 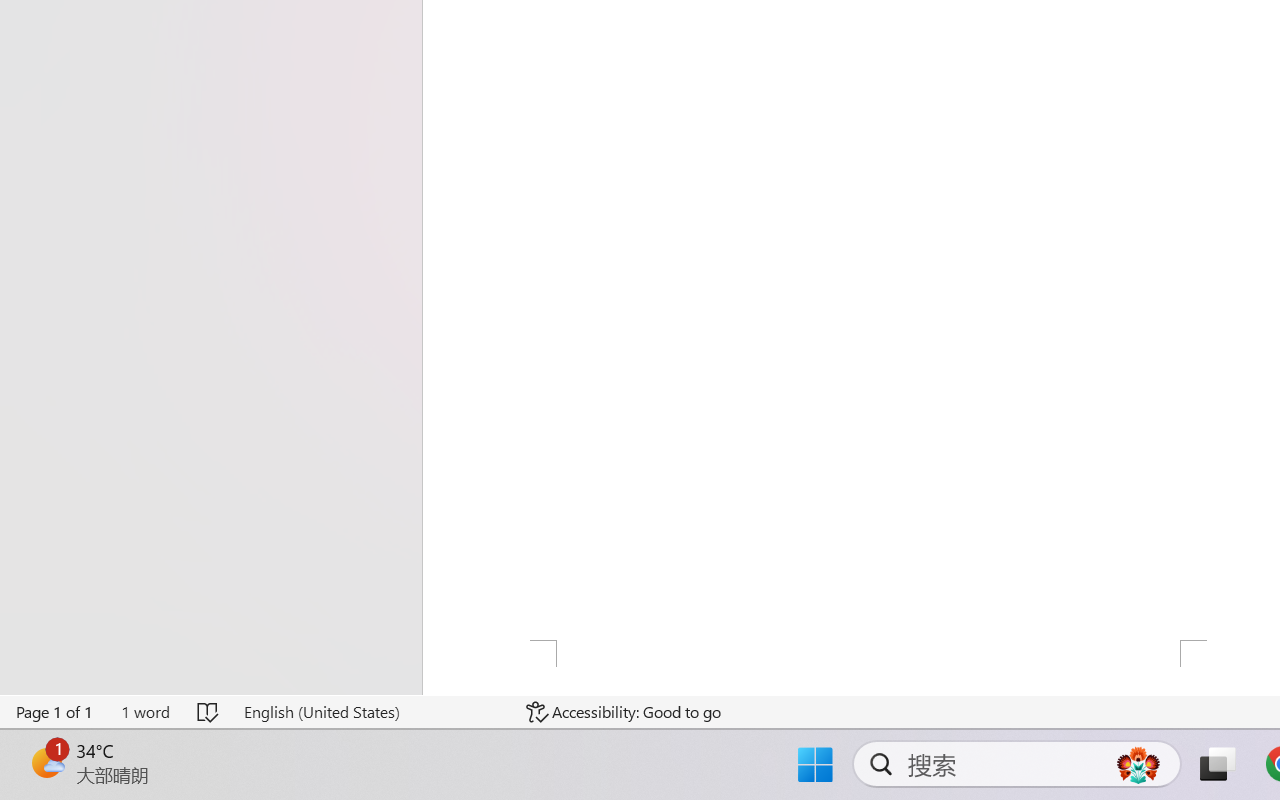 I want to click on 'Accessibility Checker Accessibility: Good to go', so click(x=623, y=711).